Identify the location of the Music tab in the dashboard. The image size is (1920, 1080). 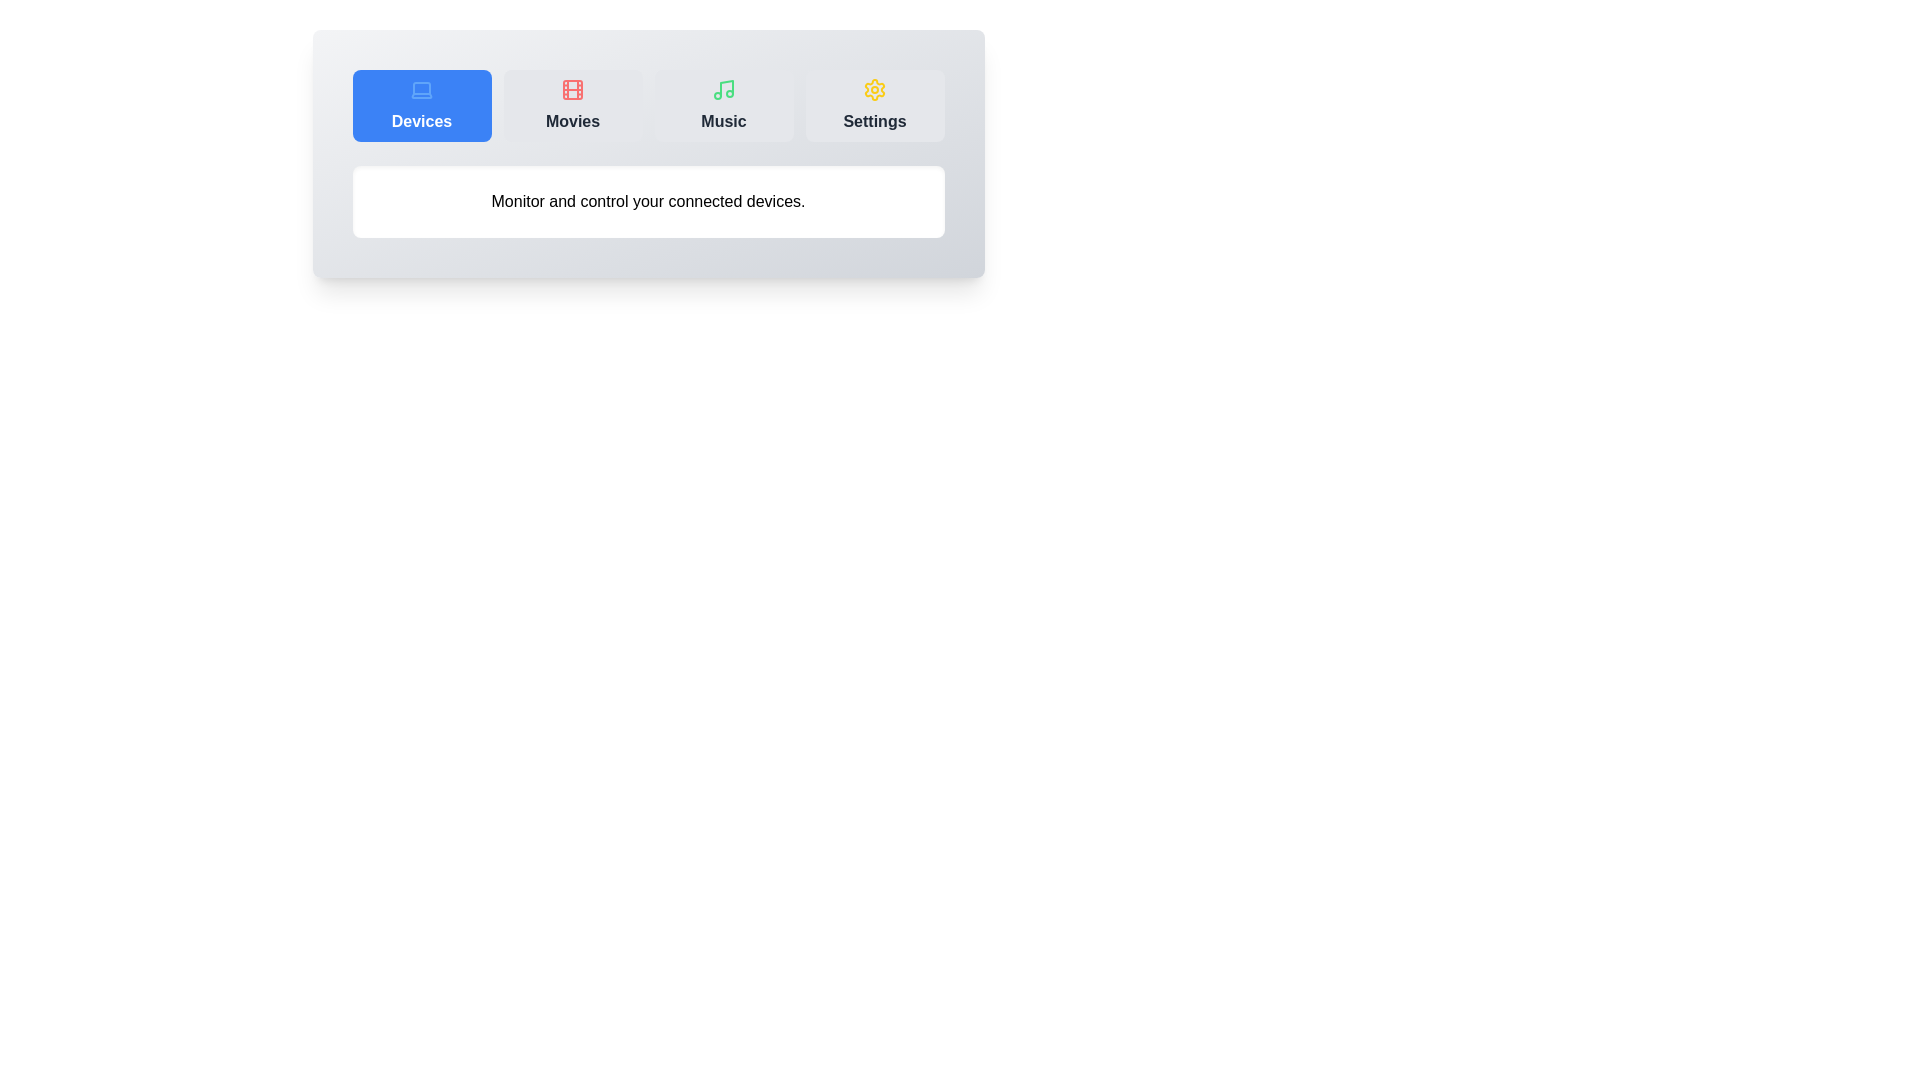
(723, 105).